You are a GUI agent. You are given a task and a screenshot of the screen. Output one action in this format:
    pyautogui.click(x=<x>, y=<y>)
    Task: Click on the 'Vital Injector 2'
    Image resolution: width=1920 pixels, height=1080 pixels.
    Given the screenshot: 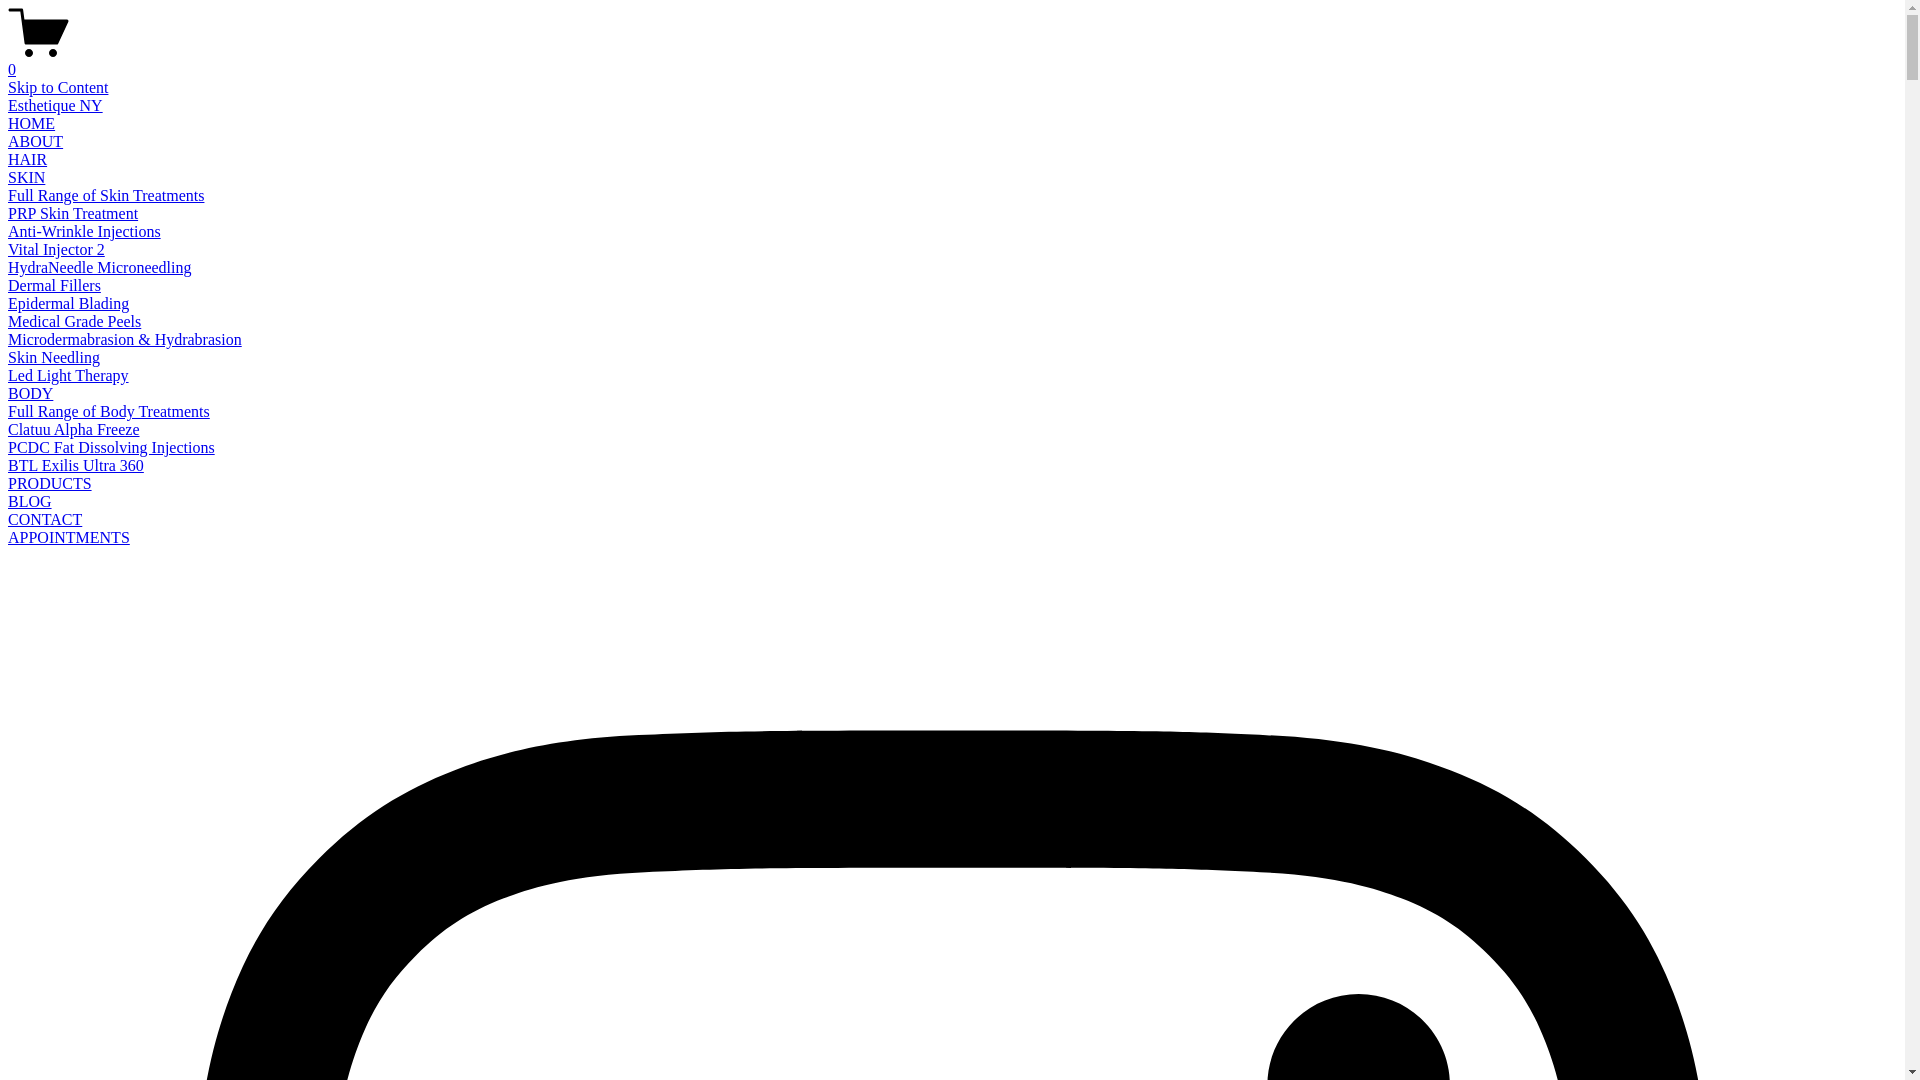 What is the action you would take?
    pyautogui.click(x=56, y=248)
    